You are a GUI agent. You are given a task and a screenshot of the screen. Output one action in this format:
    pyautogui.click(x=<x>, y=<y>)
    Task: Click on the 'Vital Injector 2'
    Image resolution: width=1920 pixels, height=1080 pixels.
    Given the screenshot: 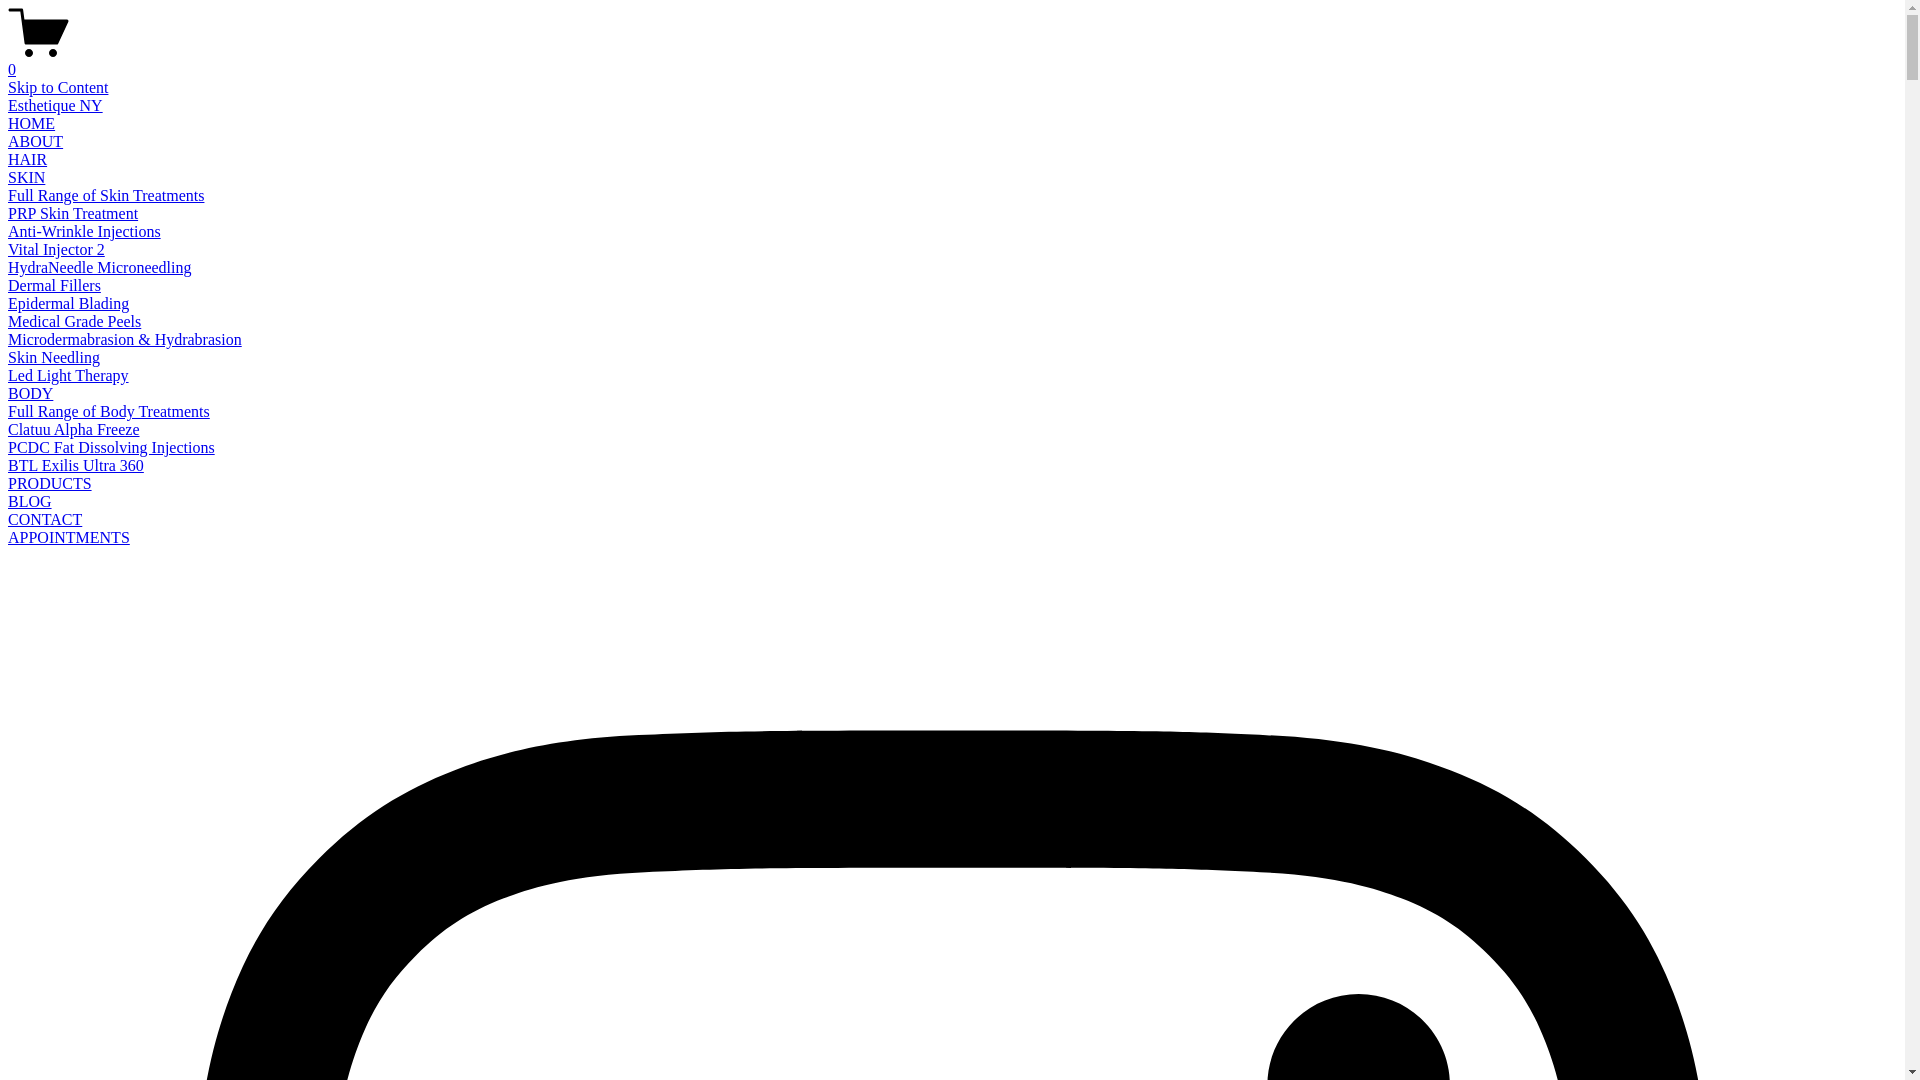 What is the action you would take?
    pyautogui.click(x=56, y=248)
    